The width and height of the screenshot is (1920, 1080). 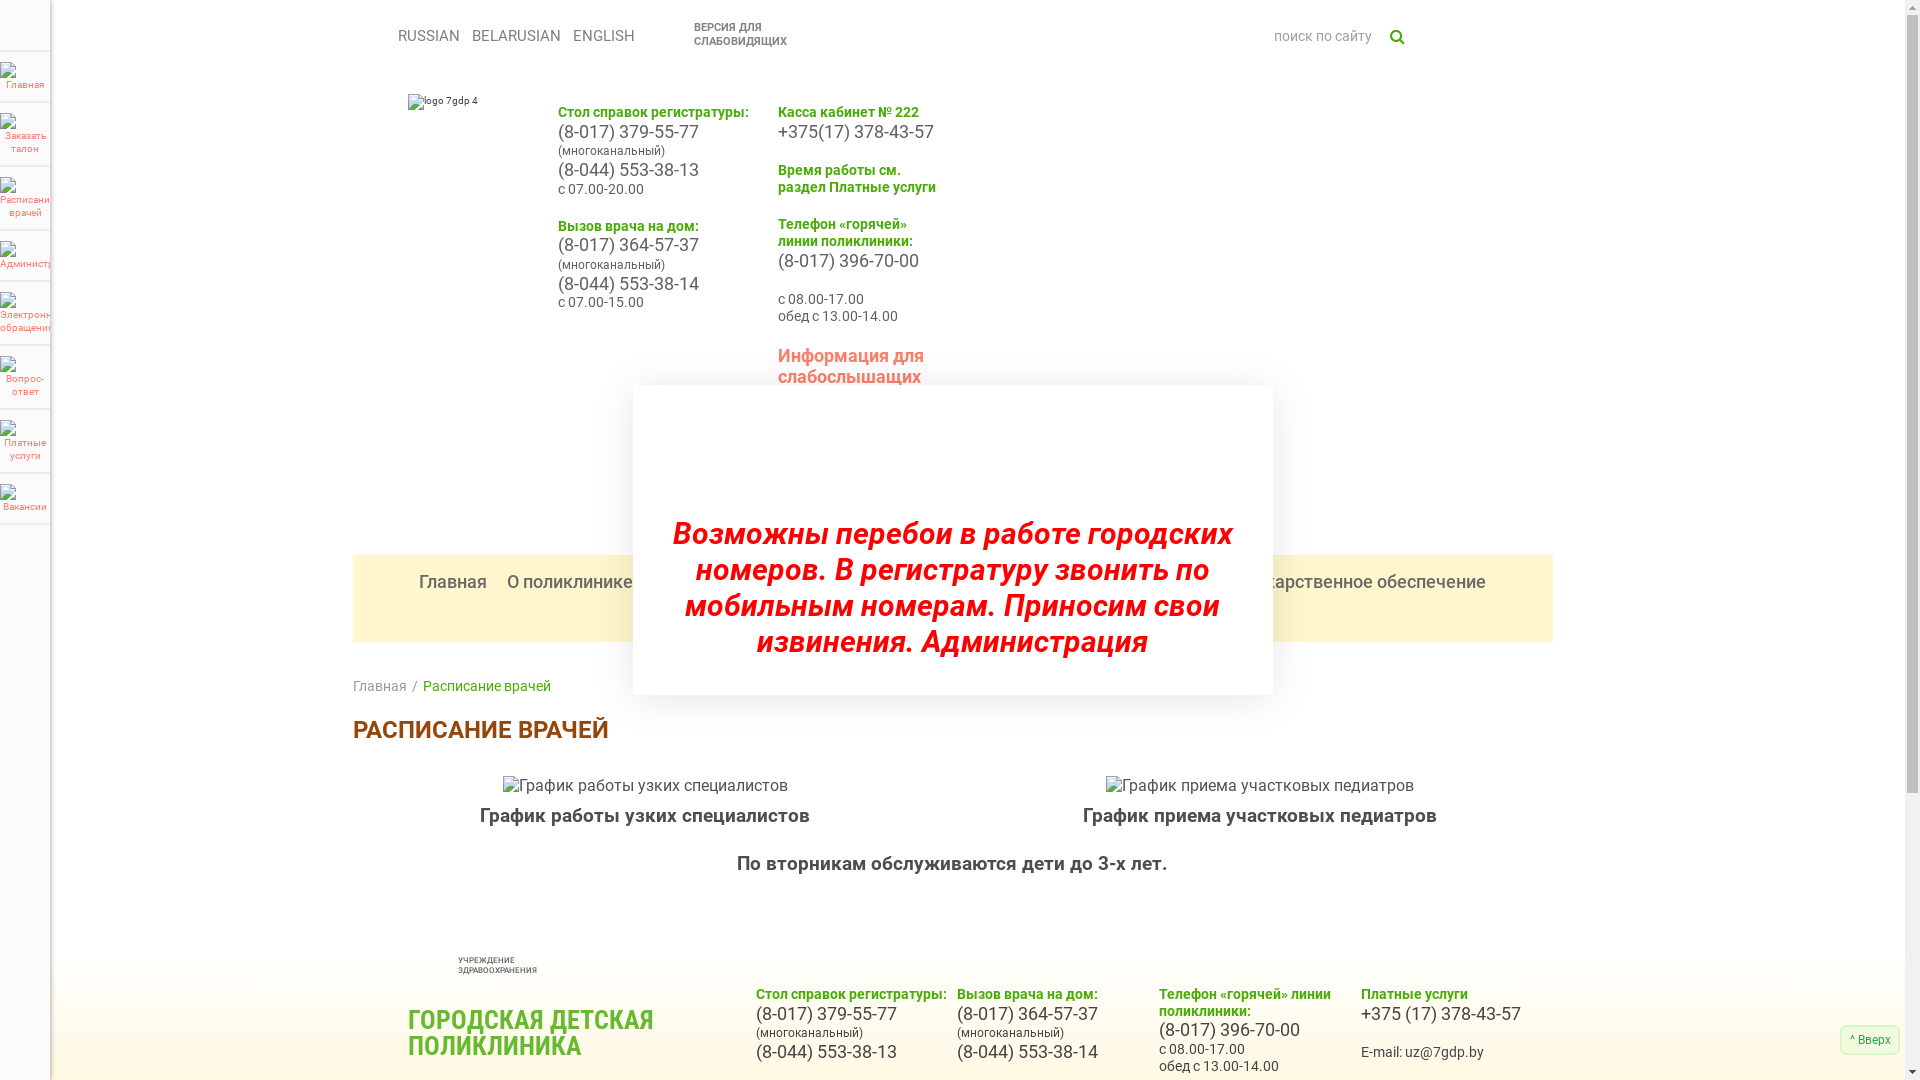 What do you see at coordinates (426, 35) in the screenshot?
I see `'RUSSIAN'` at bounding box center [426, 35].